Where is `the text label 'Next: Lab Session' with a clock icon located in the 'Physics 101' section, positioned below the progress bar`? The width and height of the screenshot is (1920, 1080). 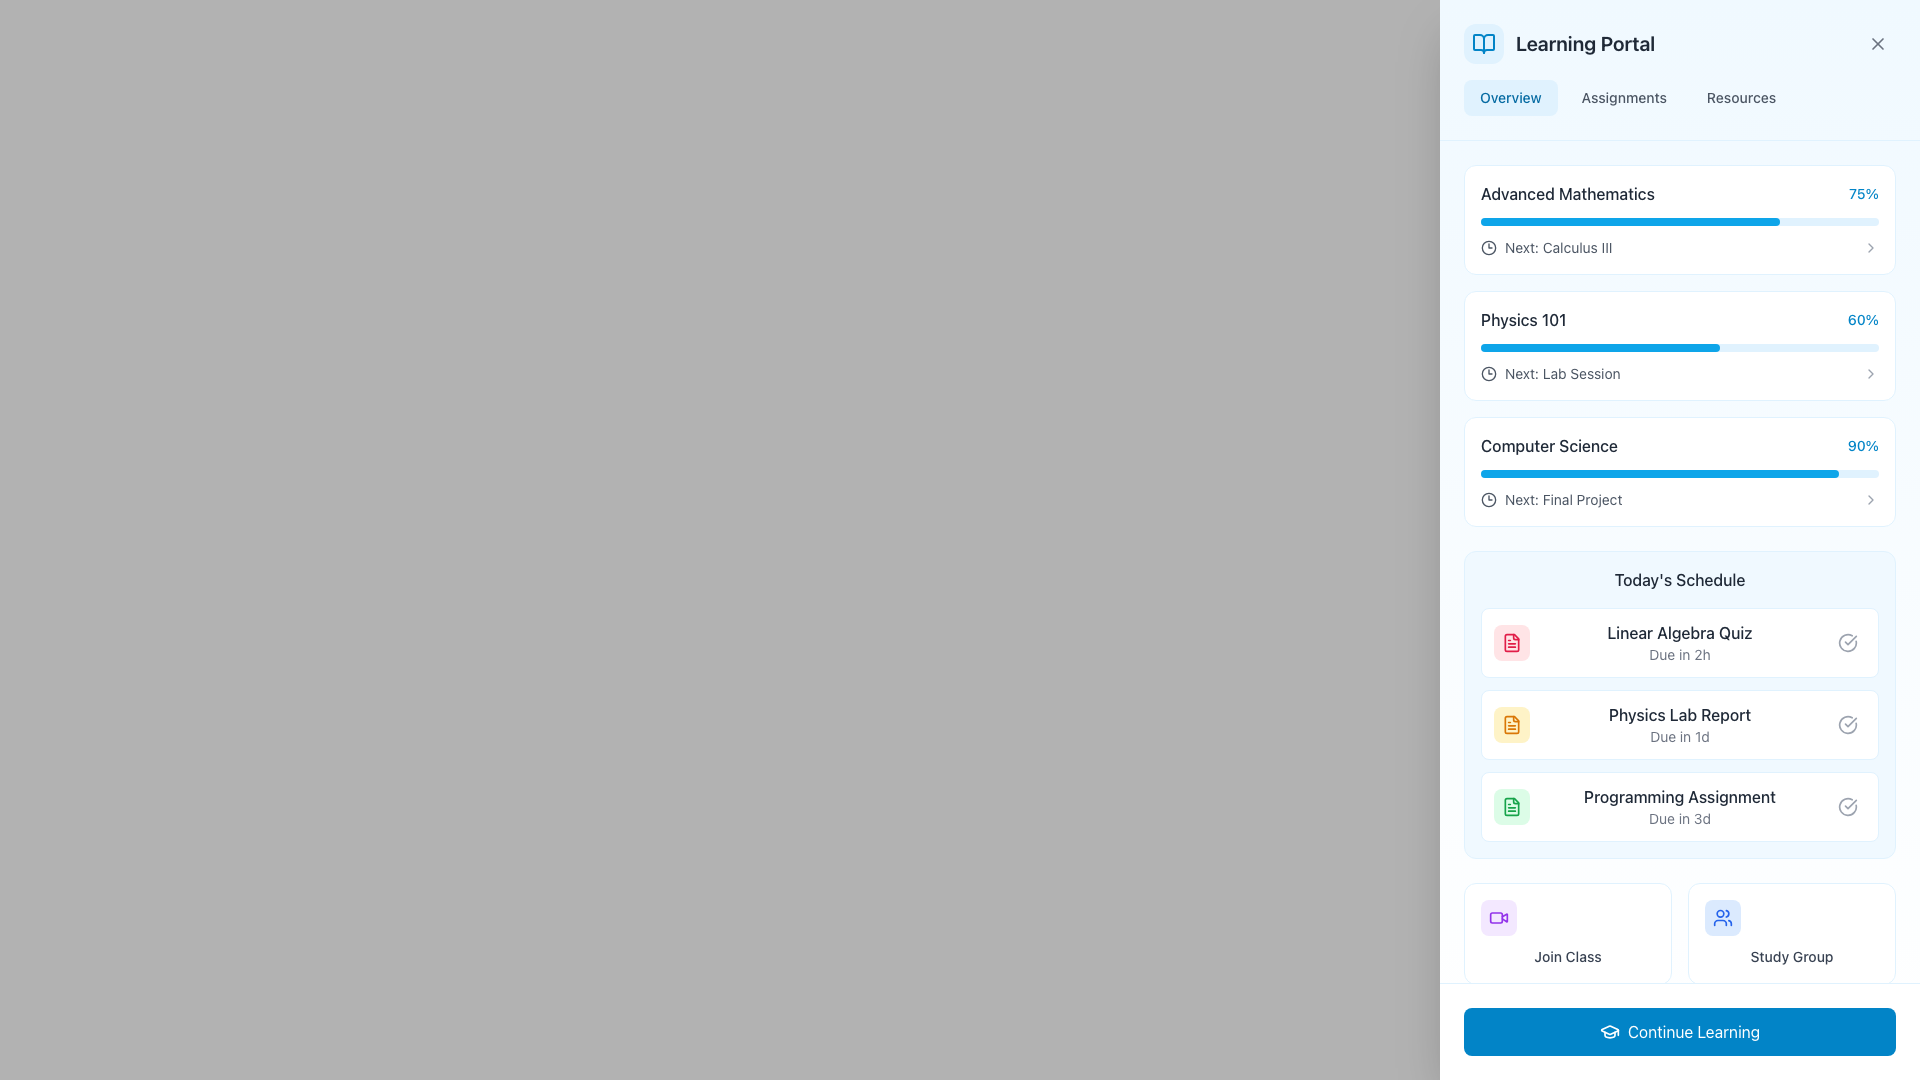 the text label 'Next: Lab Session' with a clock icon located in the 'Physics 101' section, positioned below the progress bar is located at coordinates (1549, 374).